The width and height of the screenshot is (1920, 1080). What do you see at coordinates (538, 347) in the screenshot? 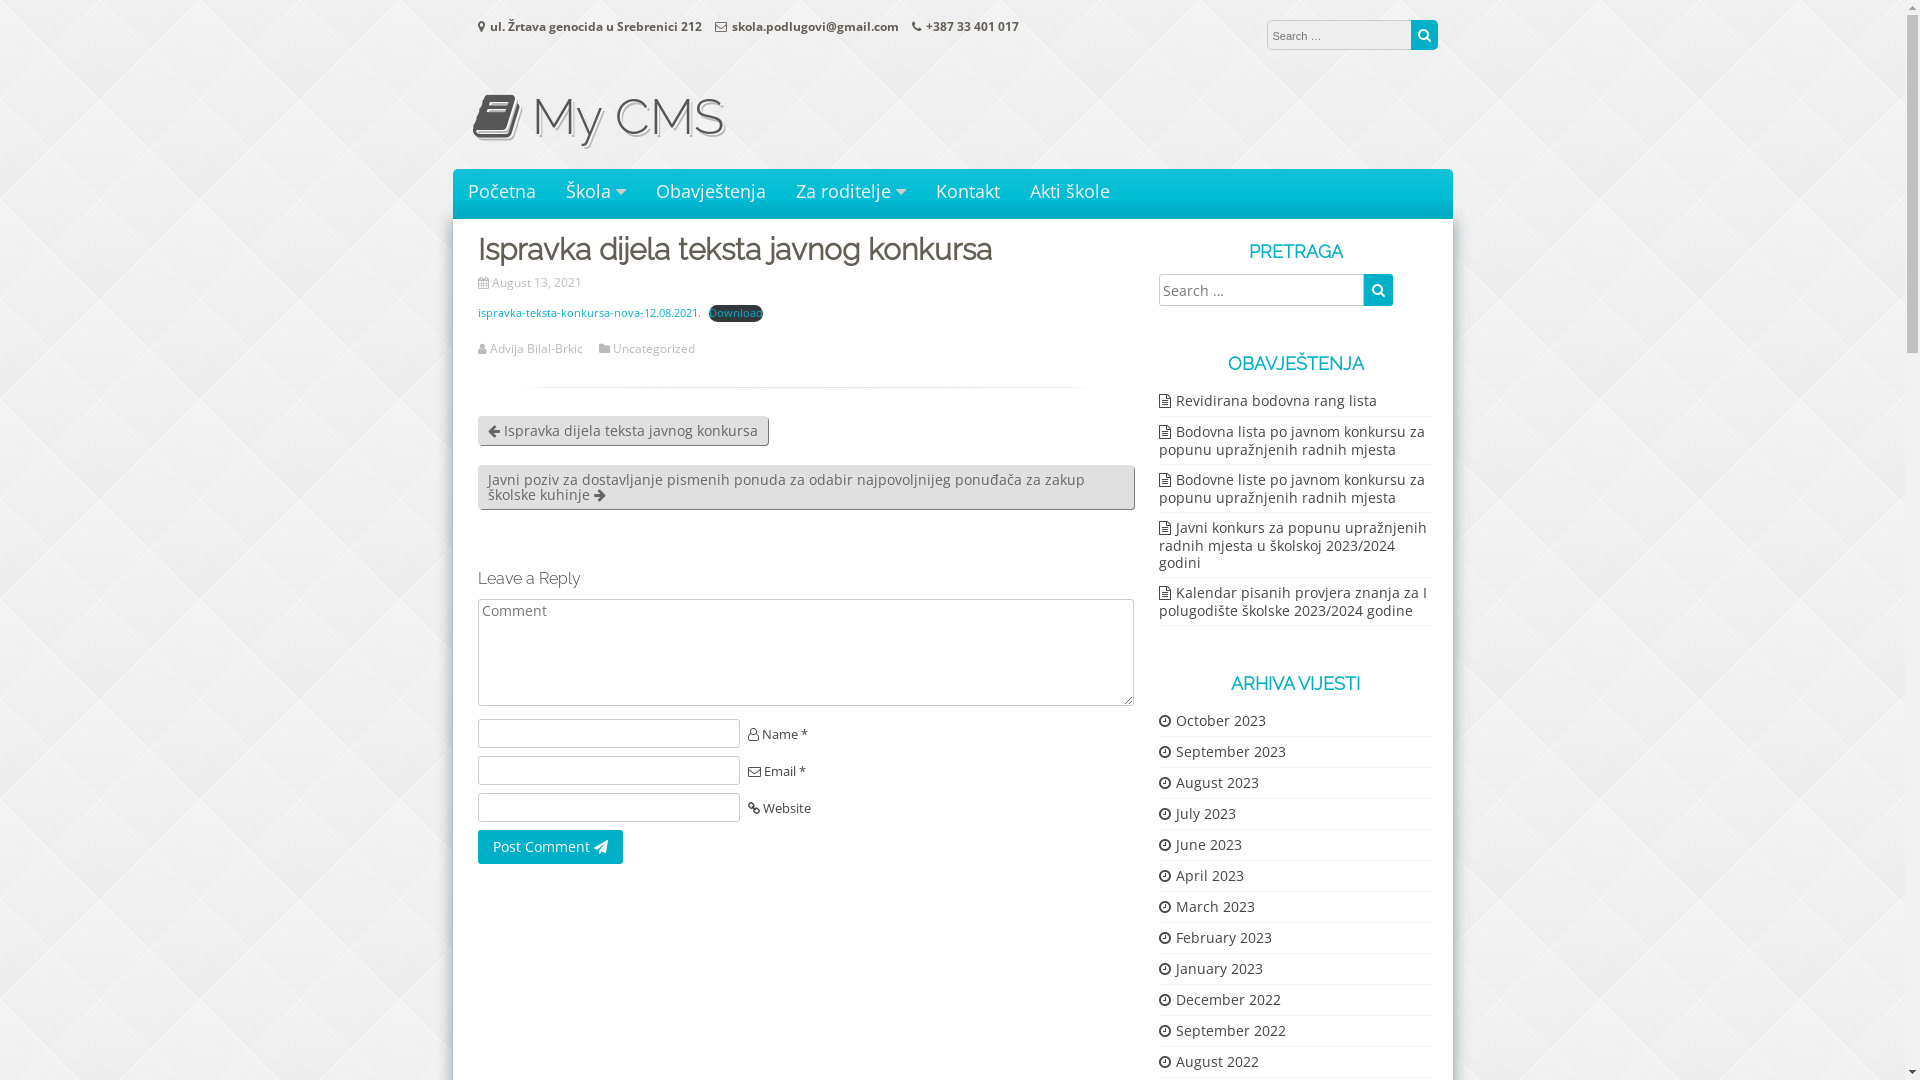
I see `'Advija Bilal-Brkic'` at bounding box center [538, 347].